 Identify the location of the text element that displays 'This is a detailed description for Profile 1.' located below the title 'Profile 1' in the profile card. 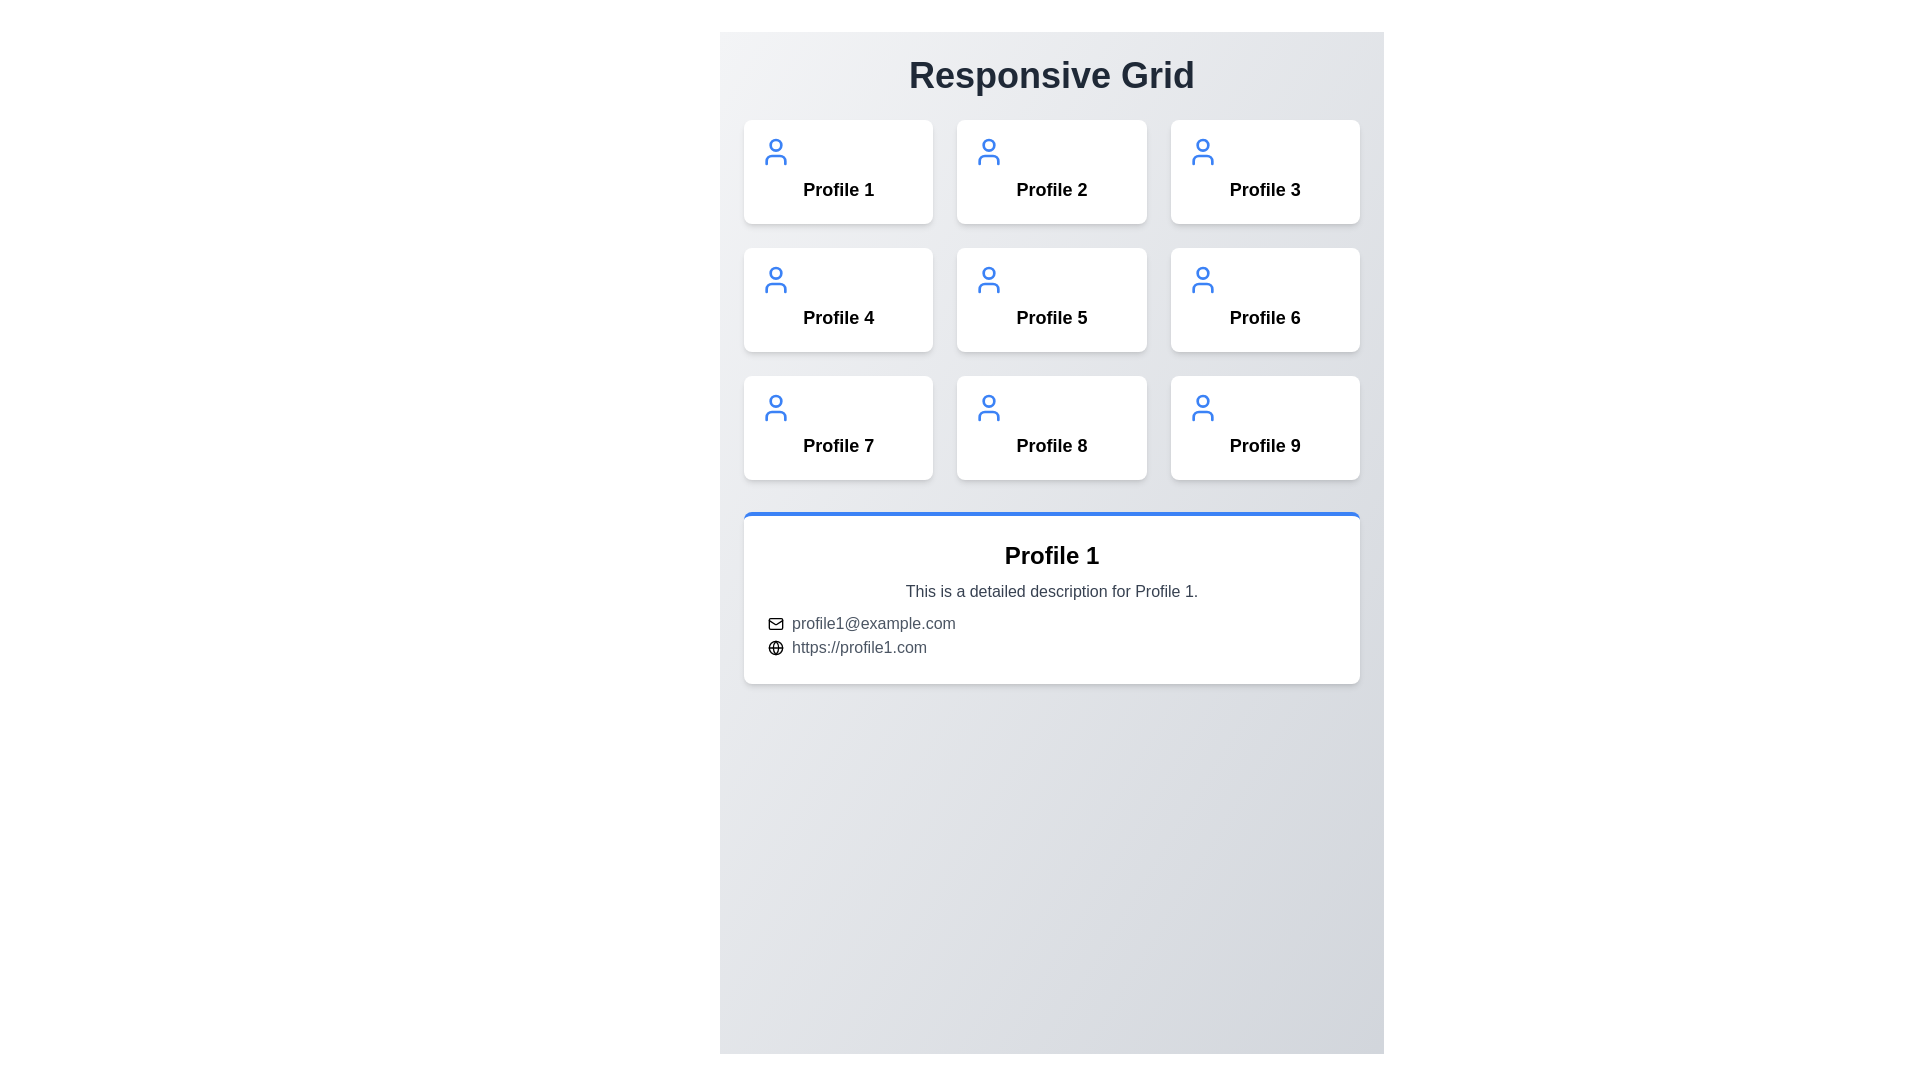
(1050, 590).